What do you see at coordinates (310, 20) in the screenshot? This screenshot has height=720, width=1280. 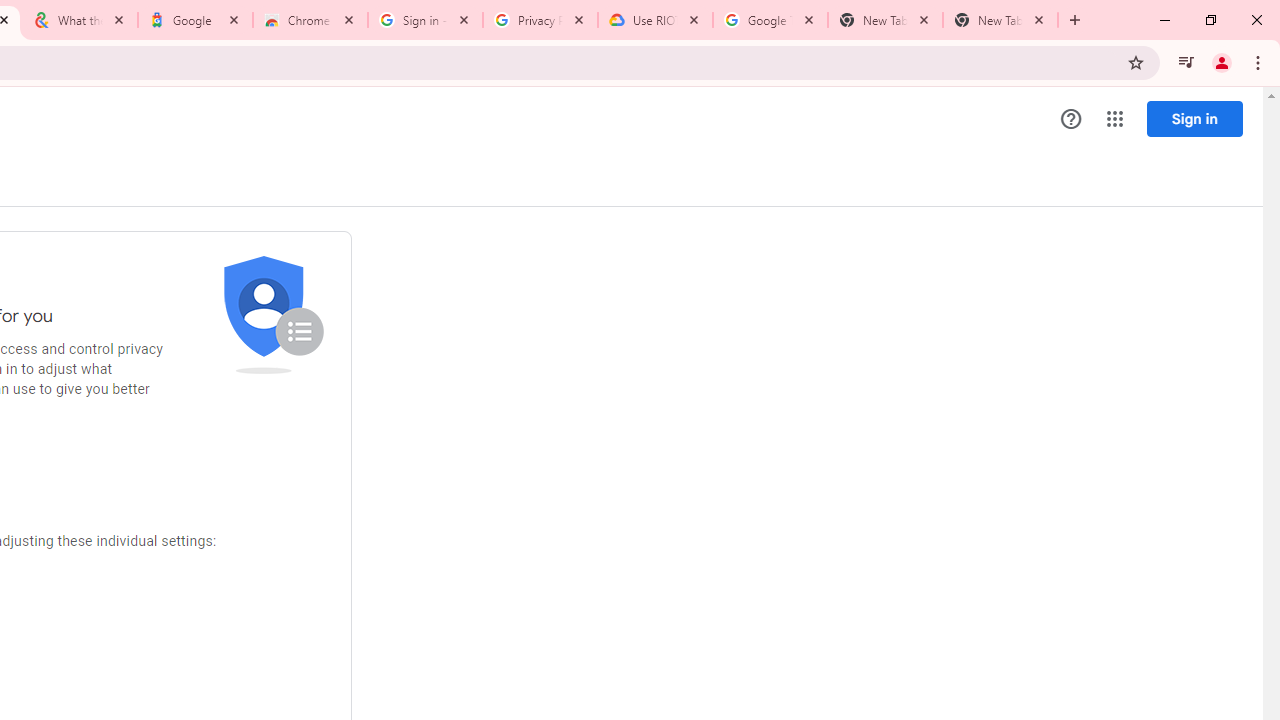 I see `'Chrome Web Store - Color themes by Chrome'` at bounding box center [310, 20].